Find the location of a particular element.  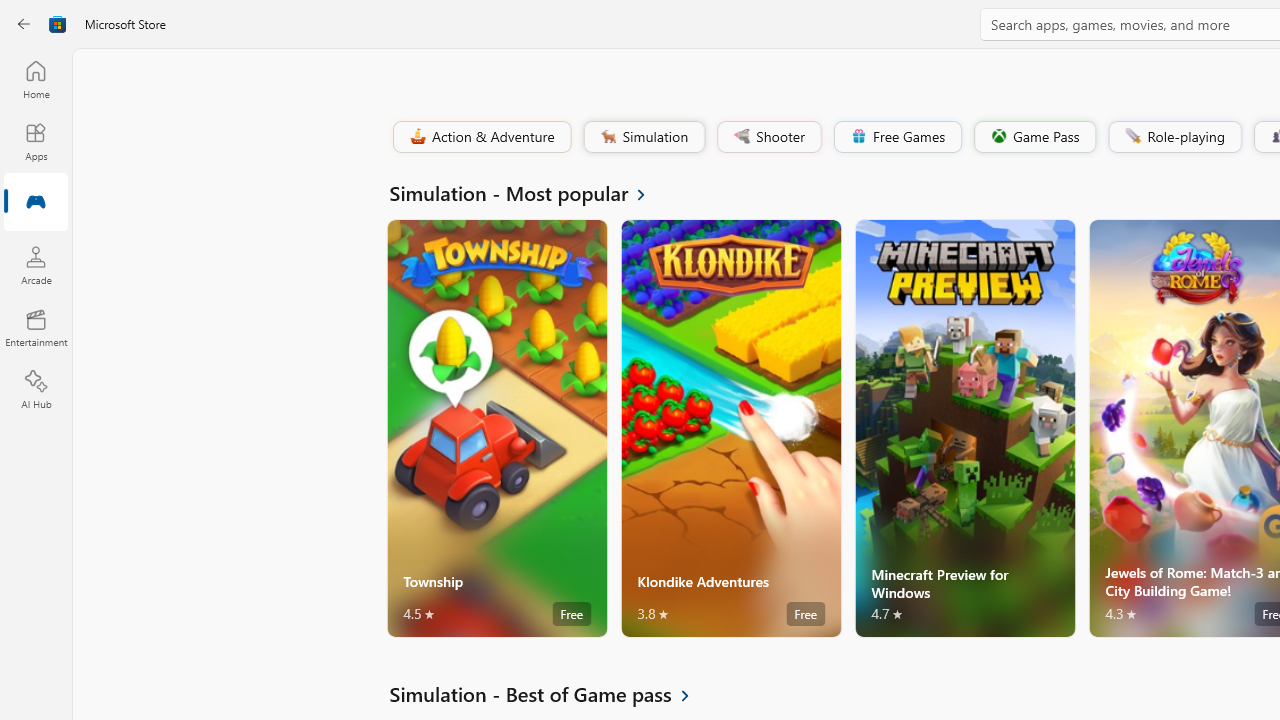

'Apps' is located at coordinates (35, 140).